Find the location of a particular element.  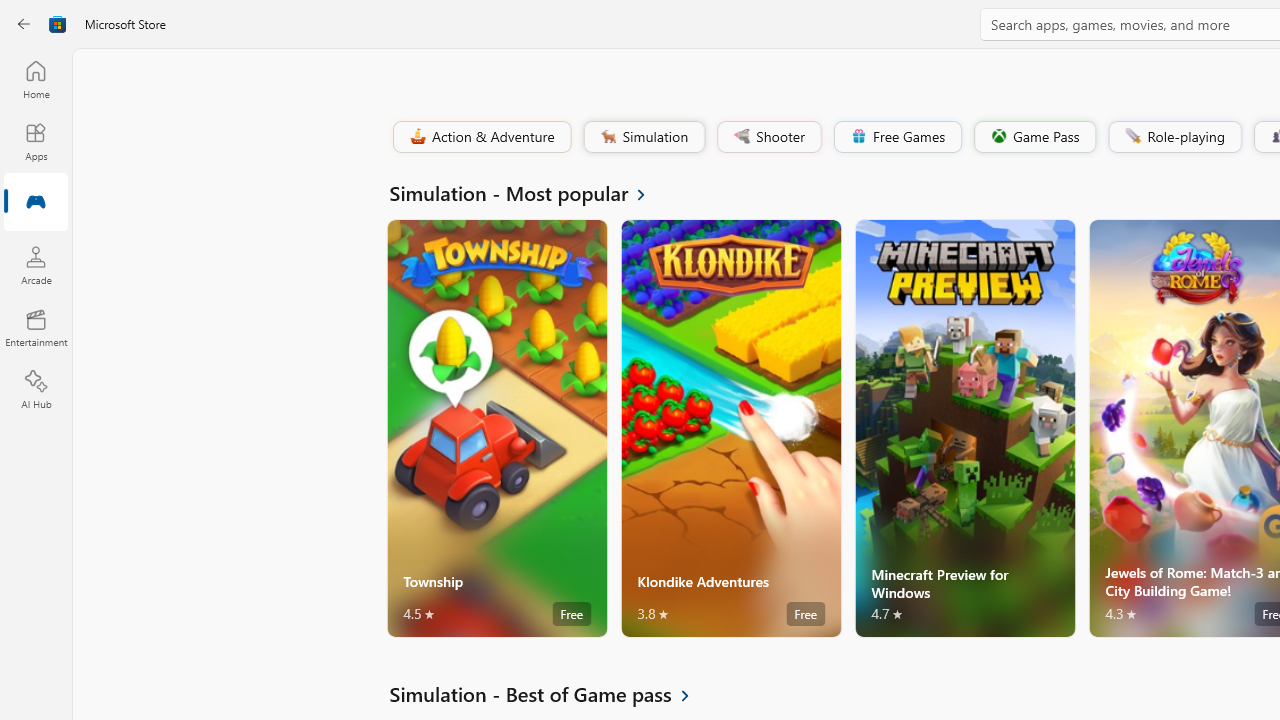

'Apps' is located at coordinates (35, 140).